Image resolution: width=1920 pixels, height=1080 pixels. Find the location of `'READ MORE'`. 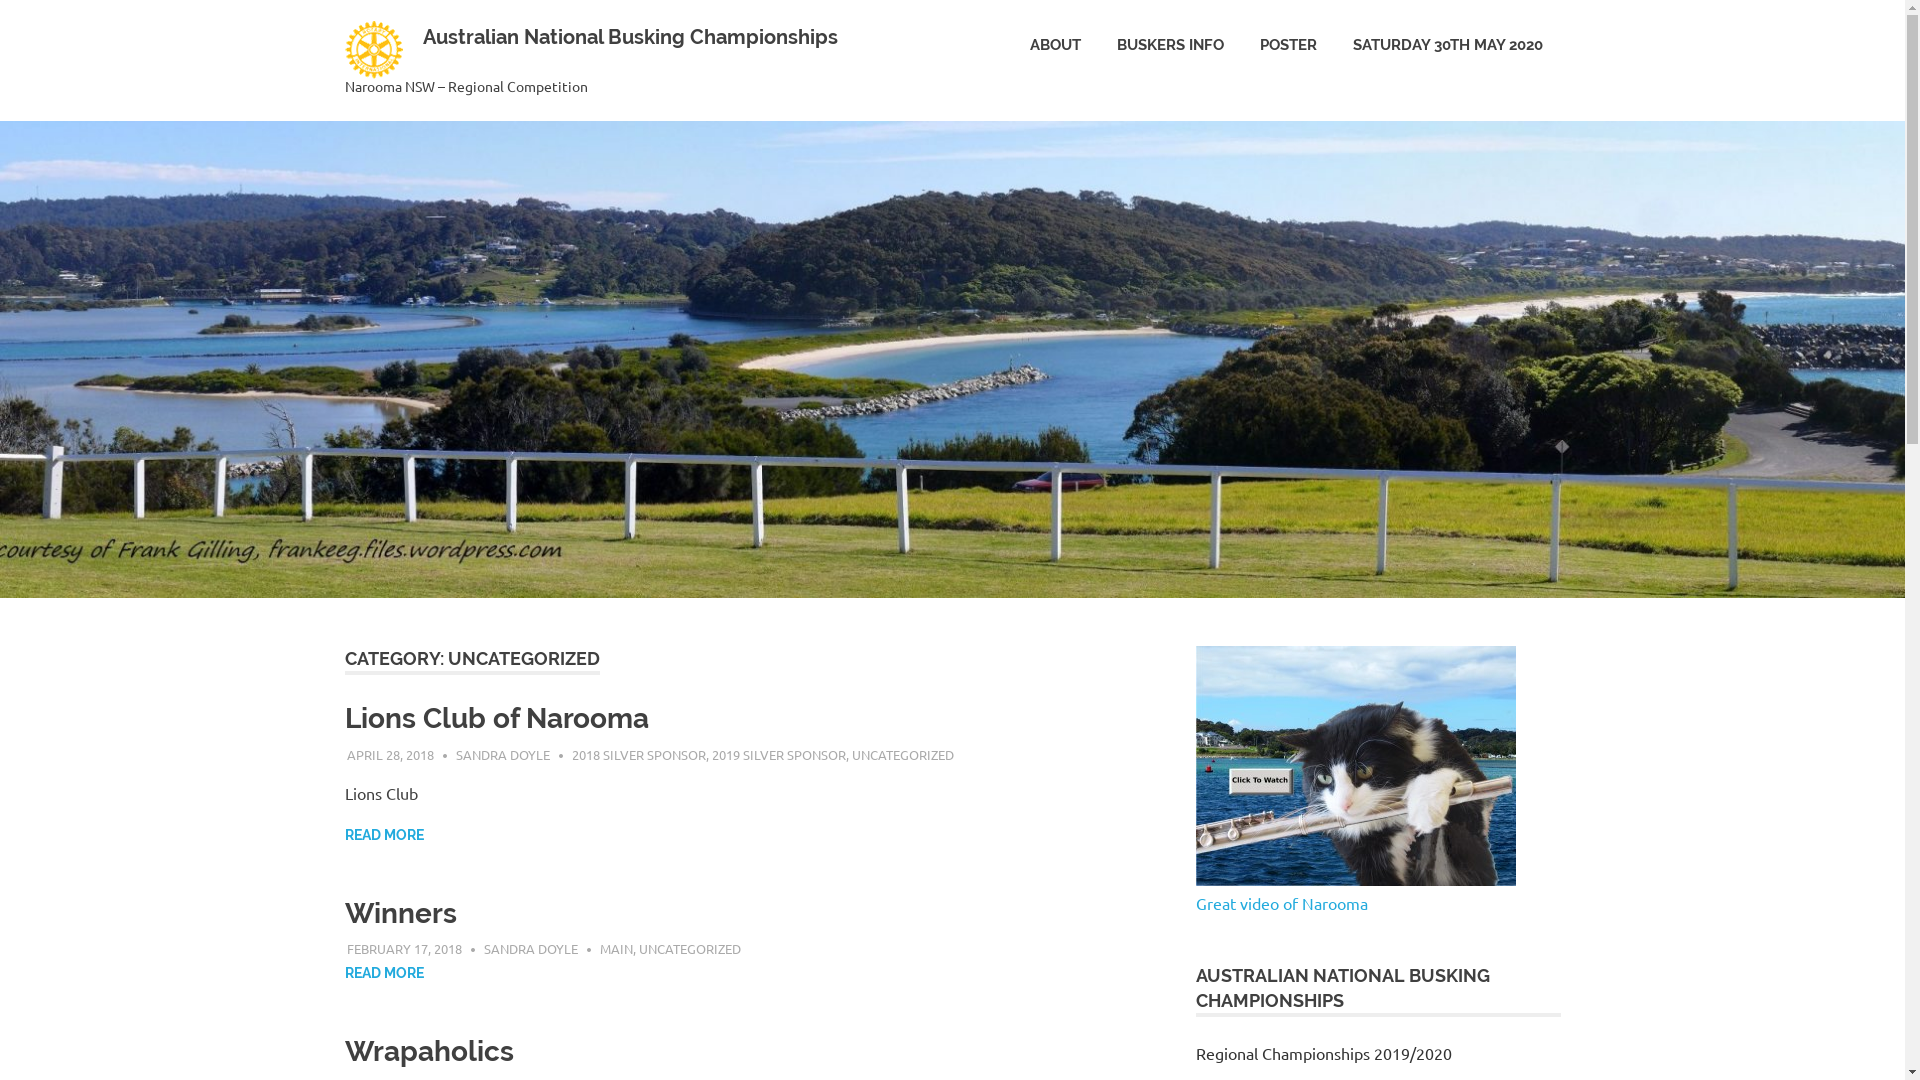

'READ MORE' is located at coordinates (383, 835).